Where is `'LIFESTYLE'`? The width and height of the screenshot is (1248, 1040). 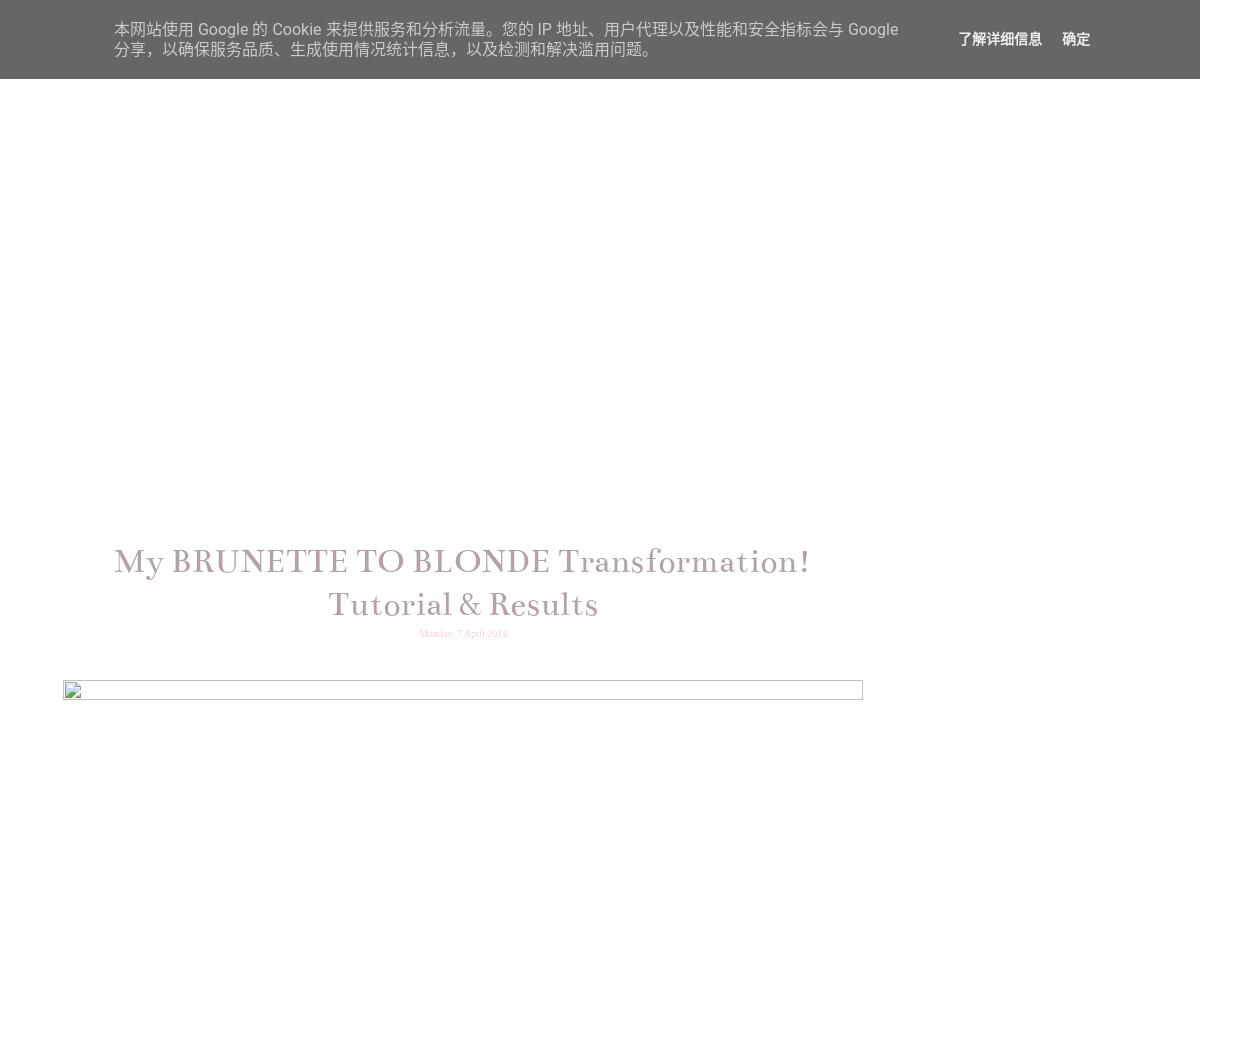 'LIFESTYLE' is located at coordinates (683, 71).